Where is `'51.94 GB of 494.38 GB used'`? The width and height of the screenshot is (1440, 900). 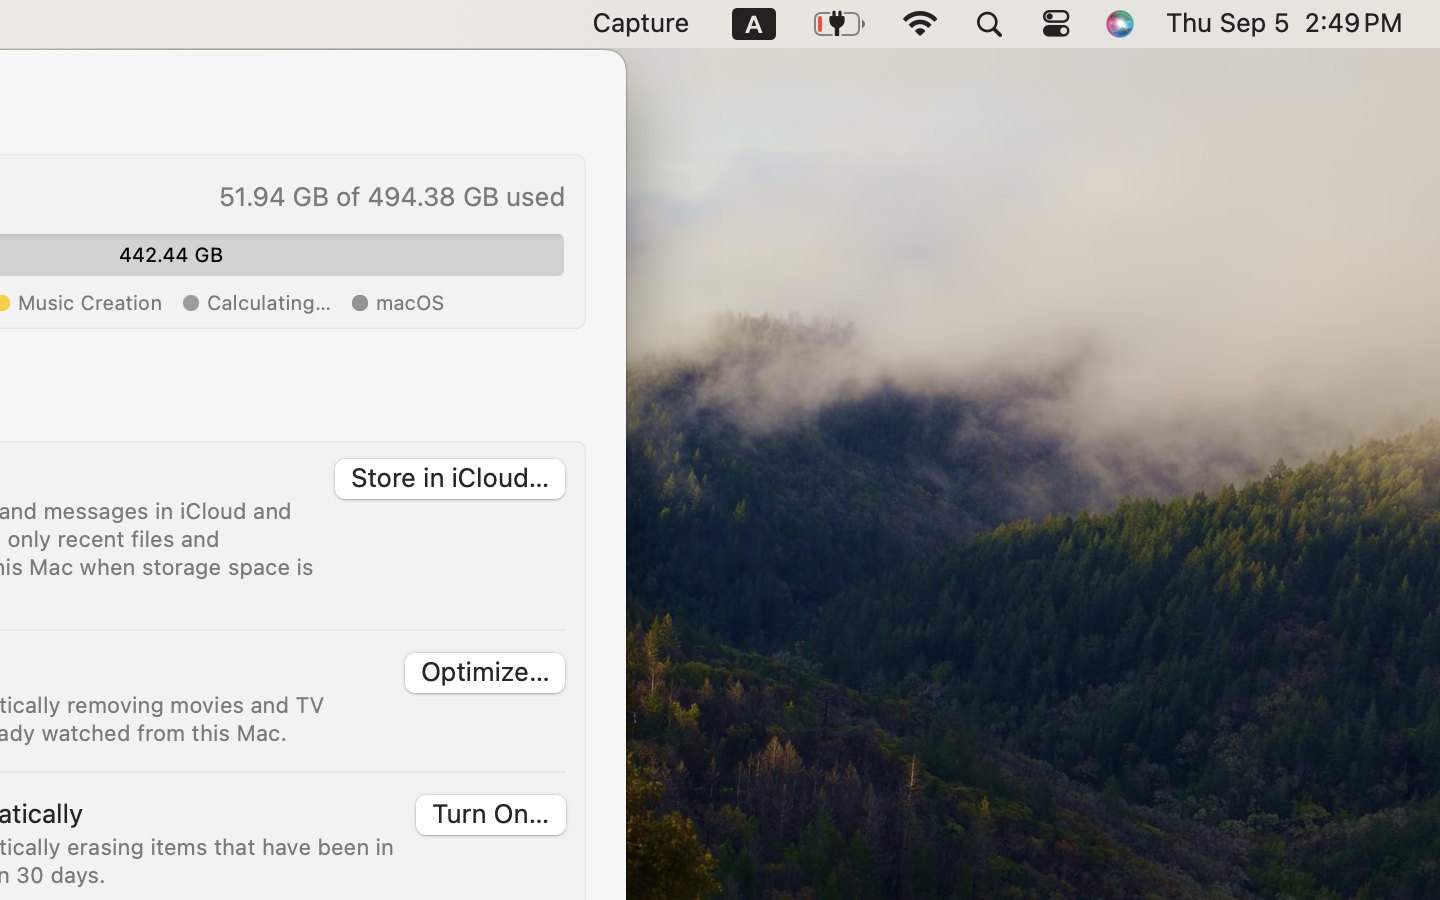
'51.94 GB of 494.38 GB used' is located at coordinates (389, 196).